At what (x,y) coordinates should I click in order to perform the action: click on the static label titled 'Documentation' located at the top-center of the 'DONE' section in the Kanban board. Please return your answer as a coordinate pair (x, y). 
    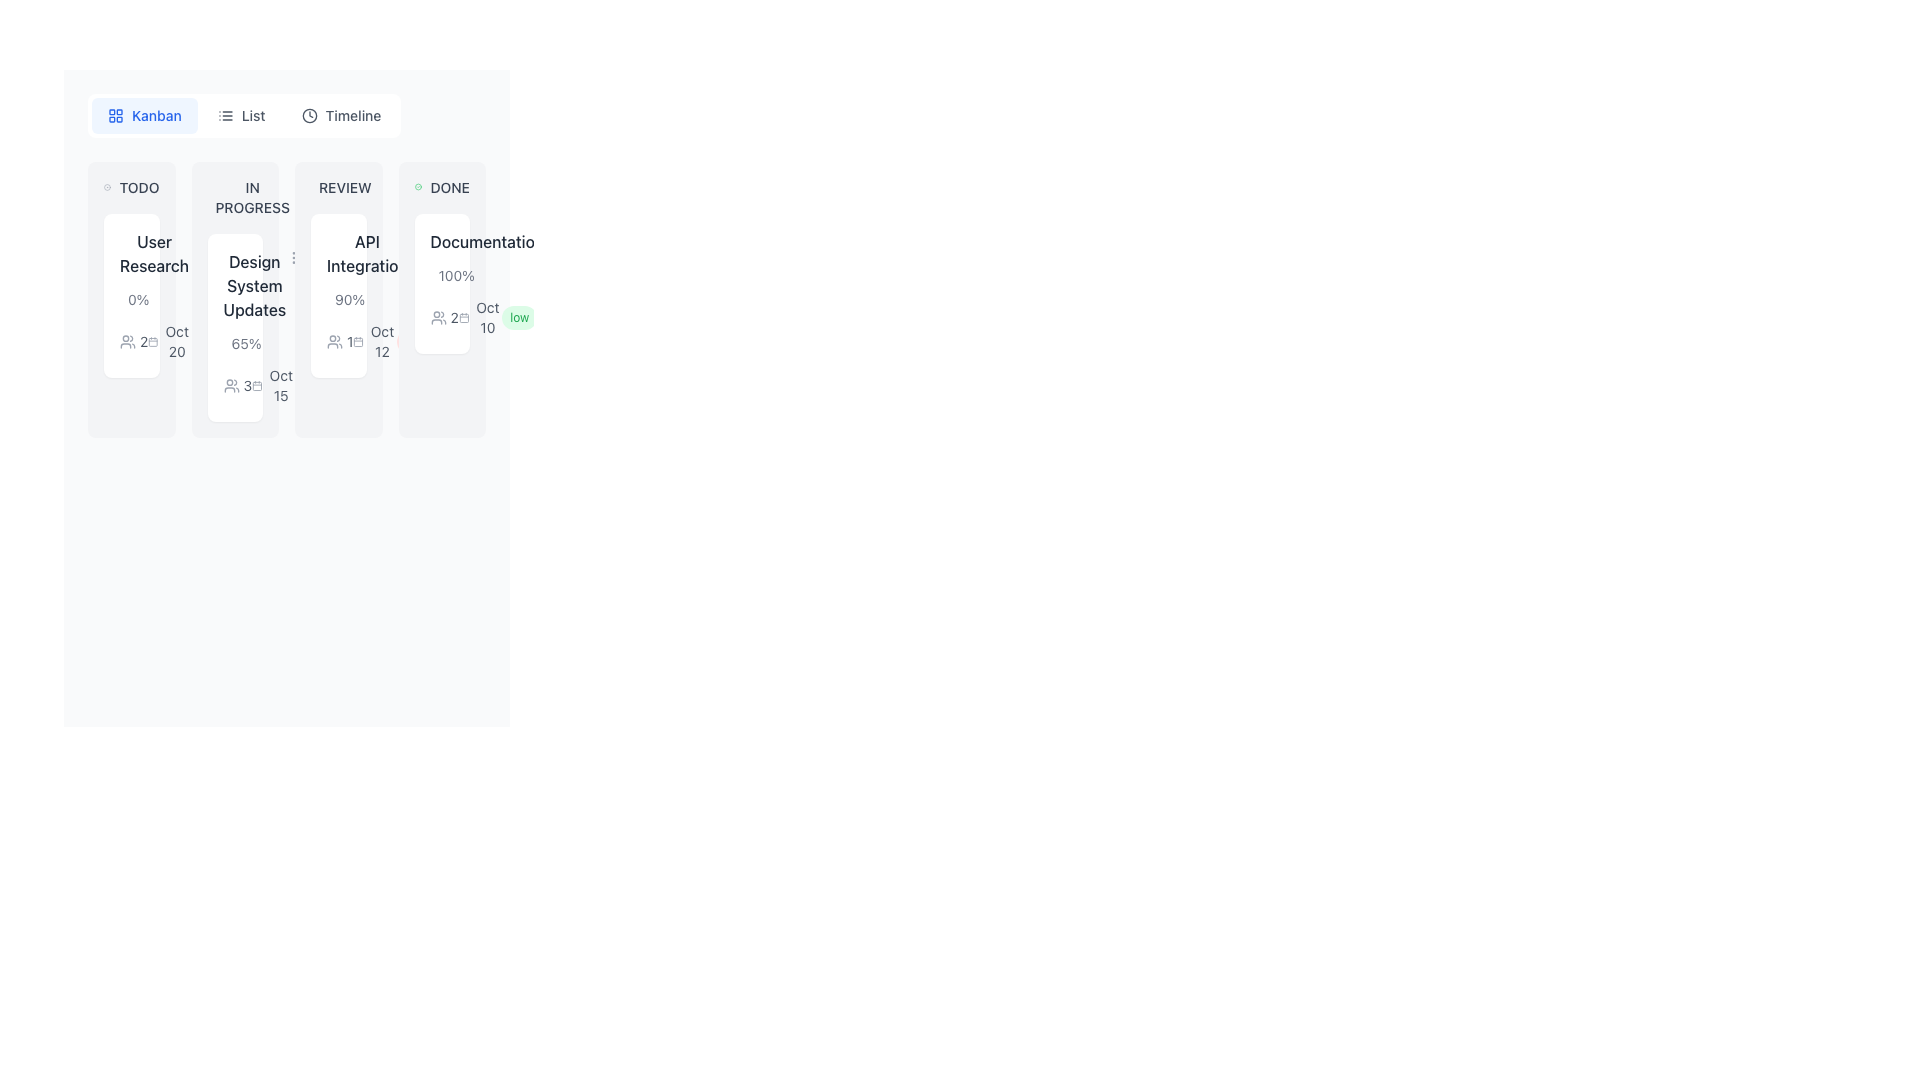
    Looking at the image, I should click on (487, 241).